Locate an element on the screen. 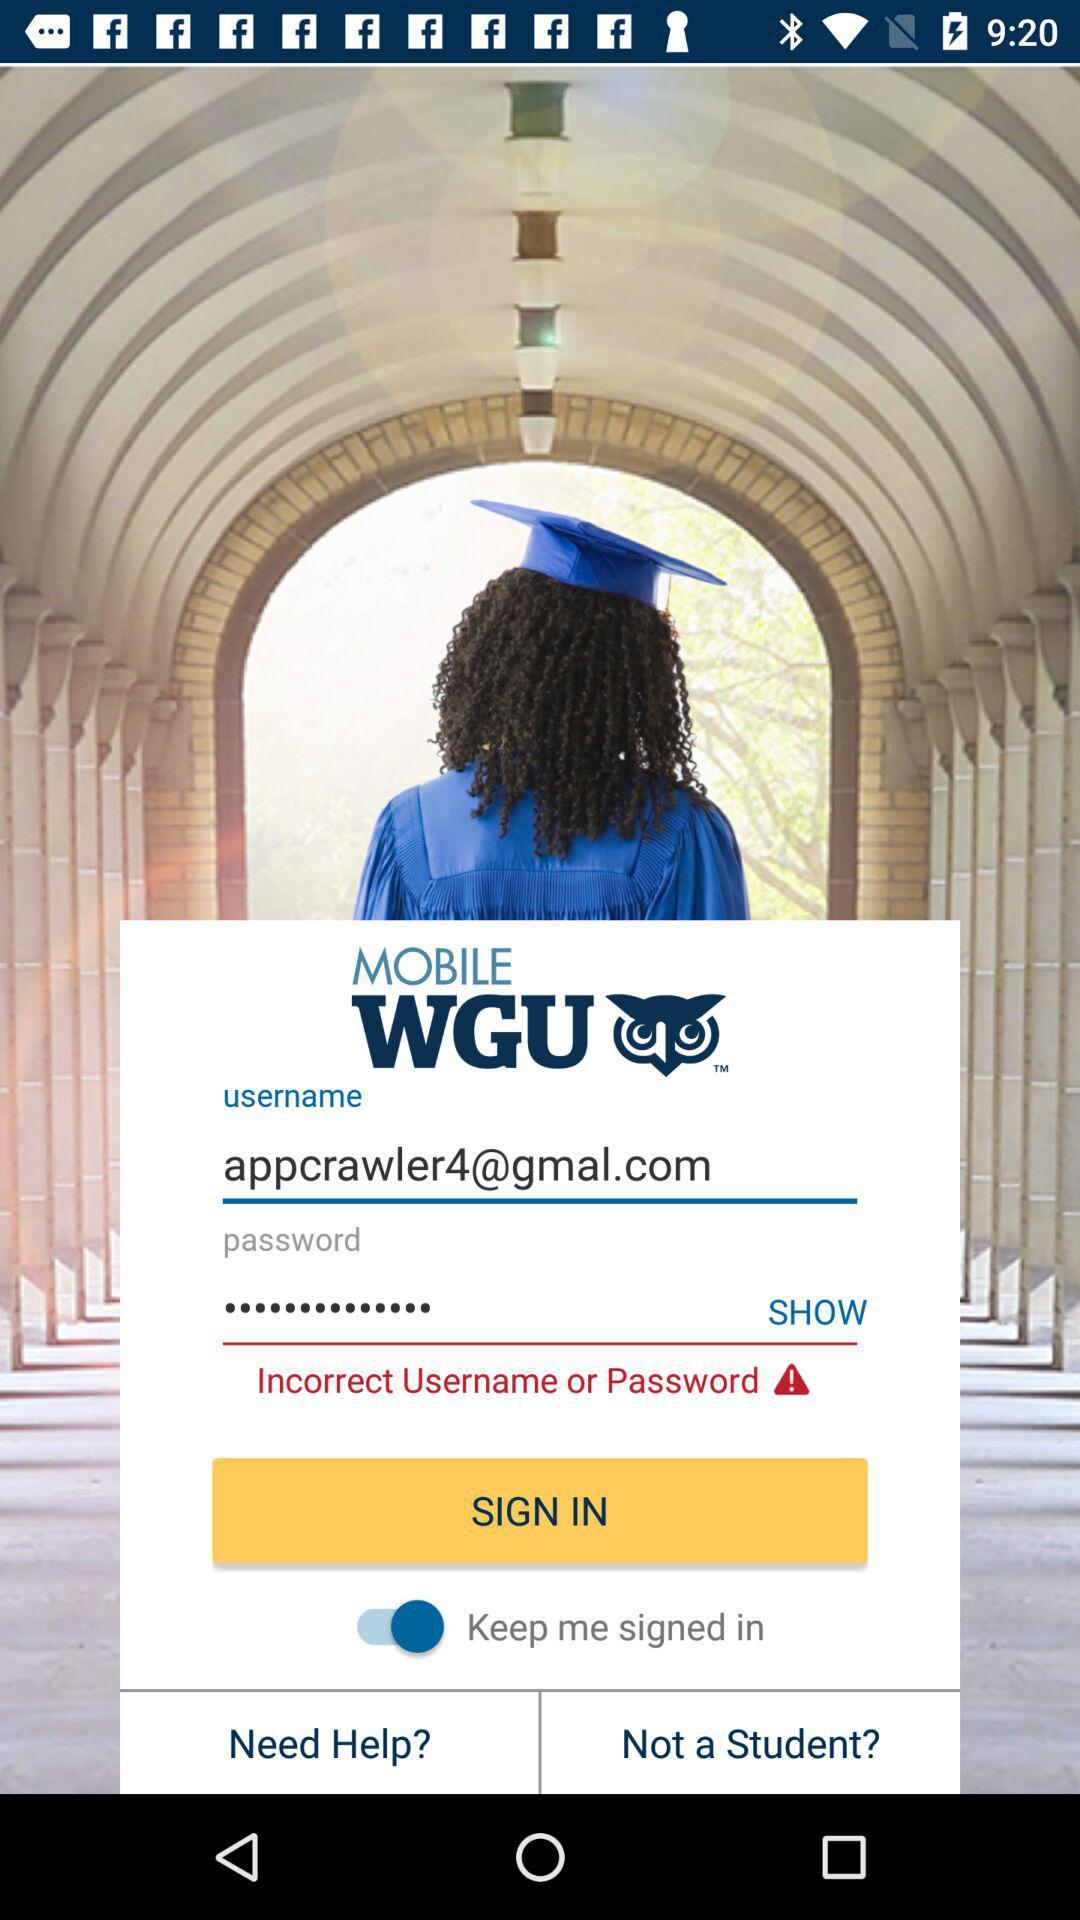 Image resolution: width=1080 pixels, height=1920 pixels. the need help? at the bottom left corner is located at coordinates (328, 1741).